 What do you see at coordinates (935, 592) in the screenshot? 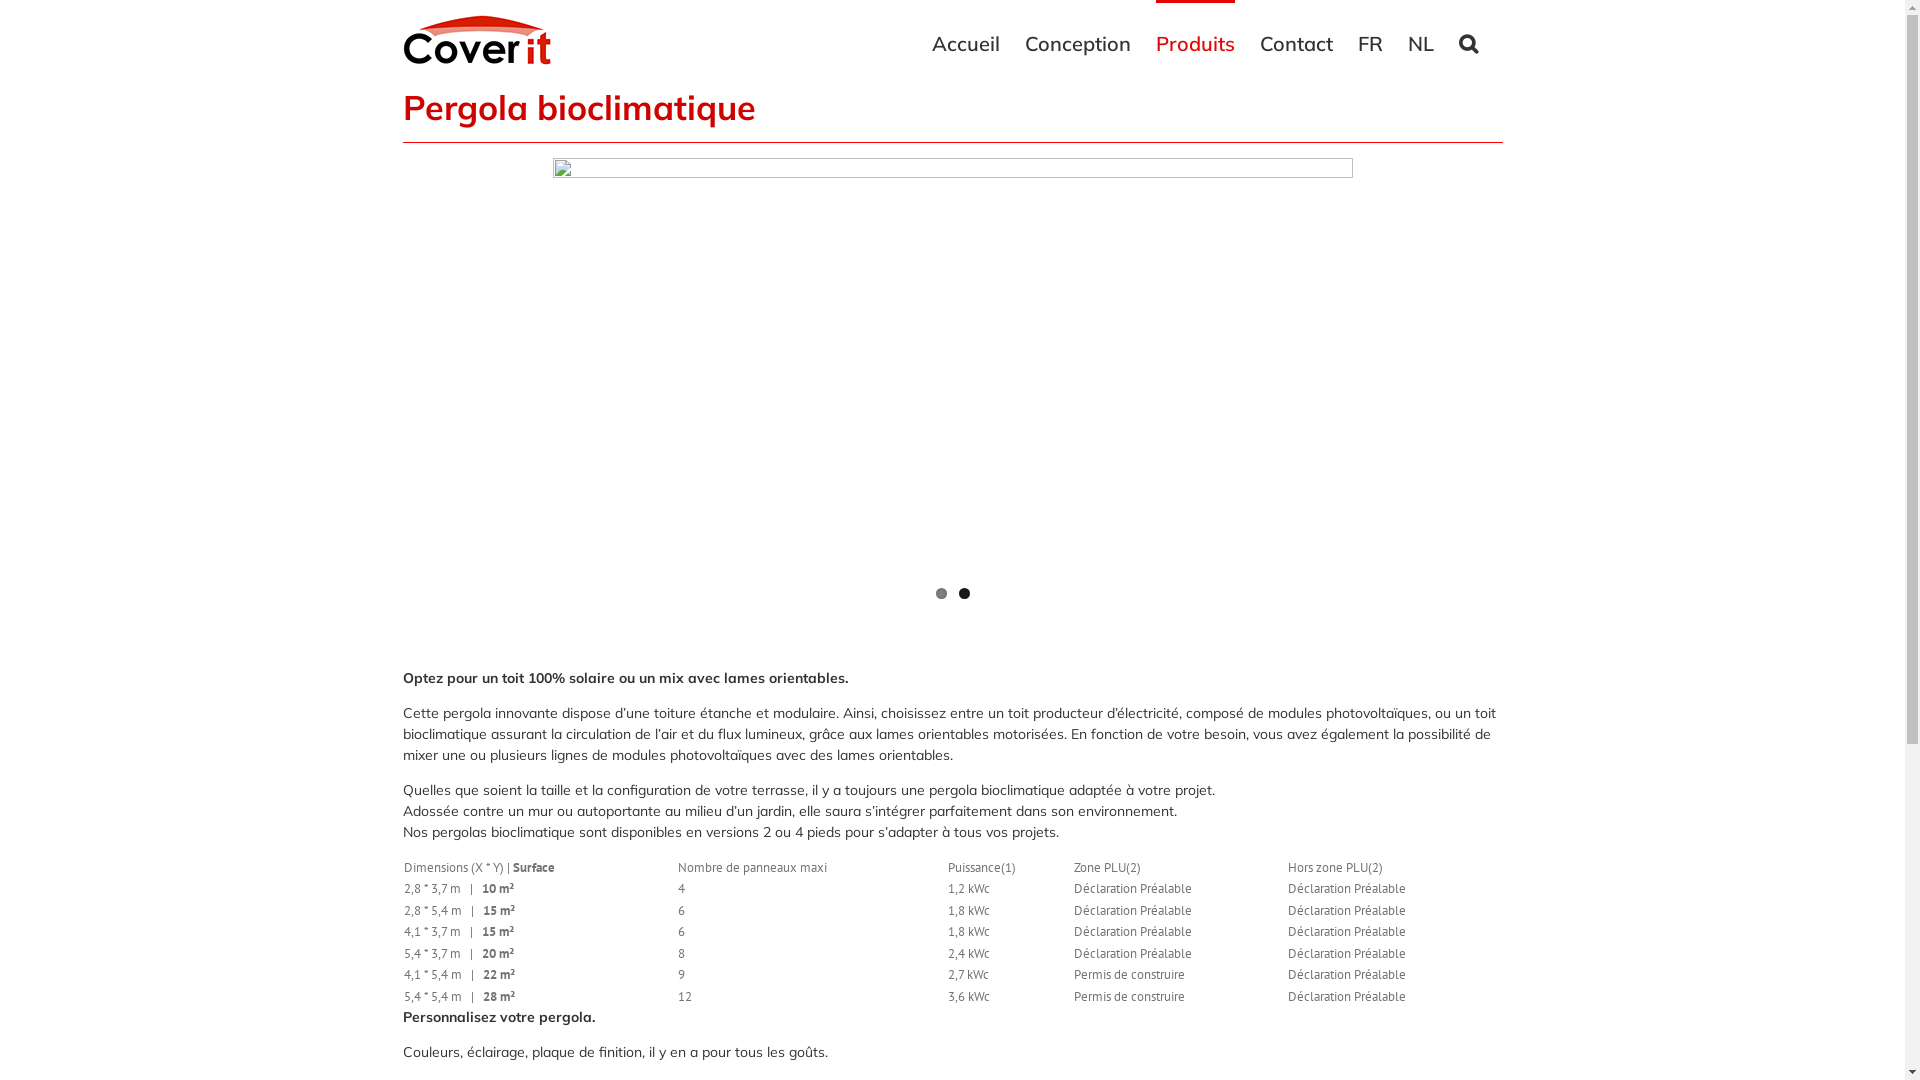
I see `'1'` at bounding box center [935, 592].